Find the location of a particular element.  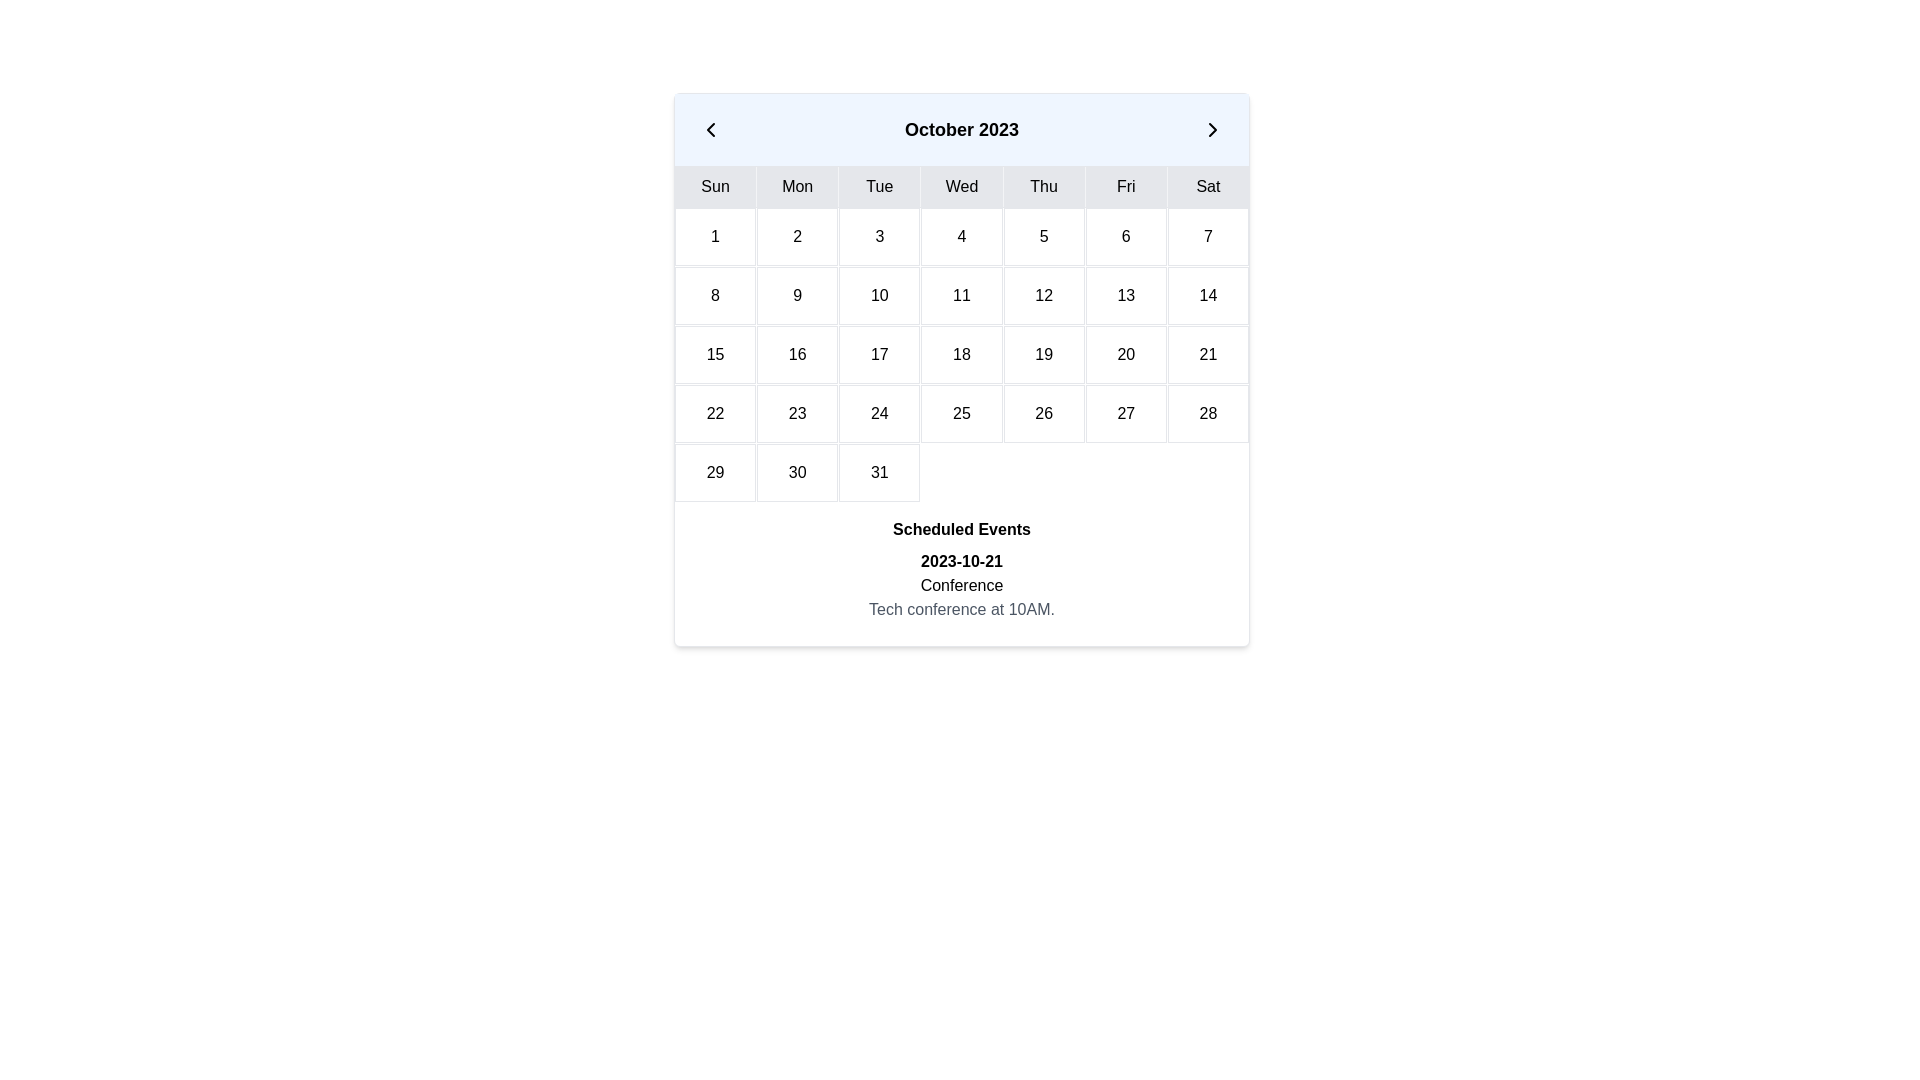

the Calendar Day Cell displaying the date '15' is located at coordinates (715, 353).